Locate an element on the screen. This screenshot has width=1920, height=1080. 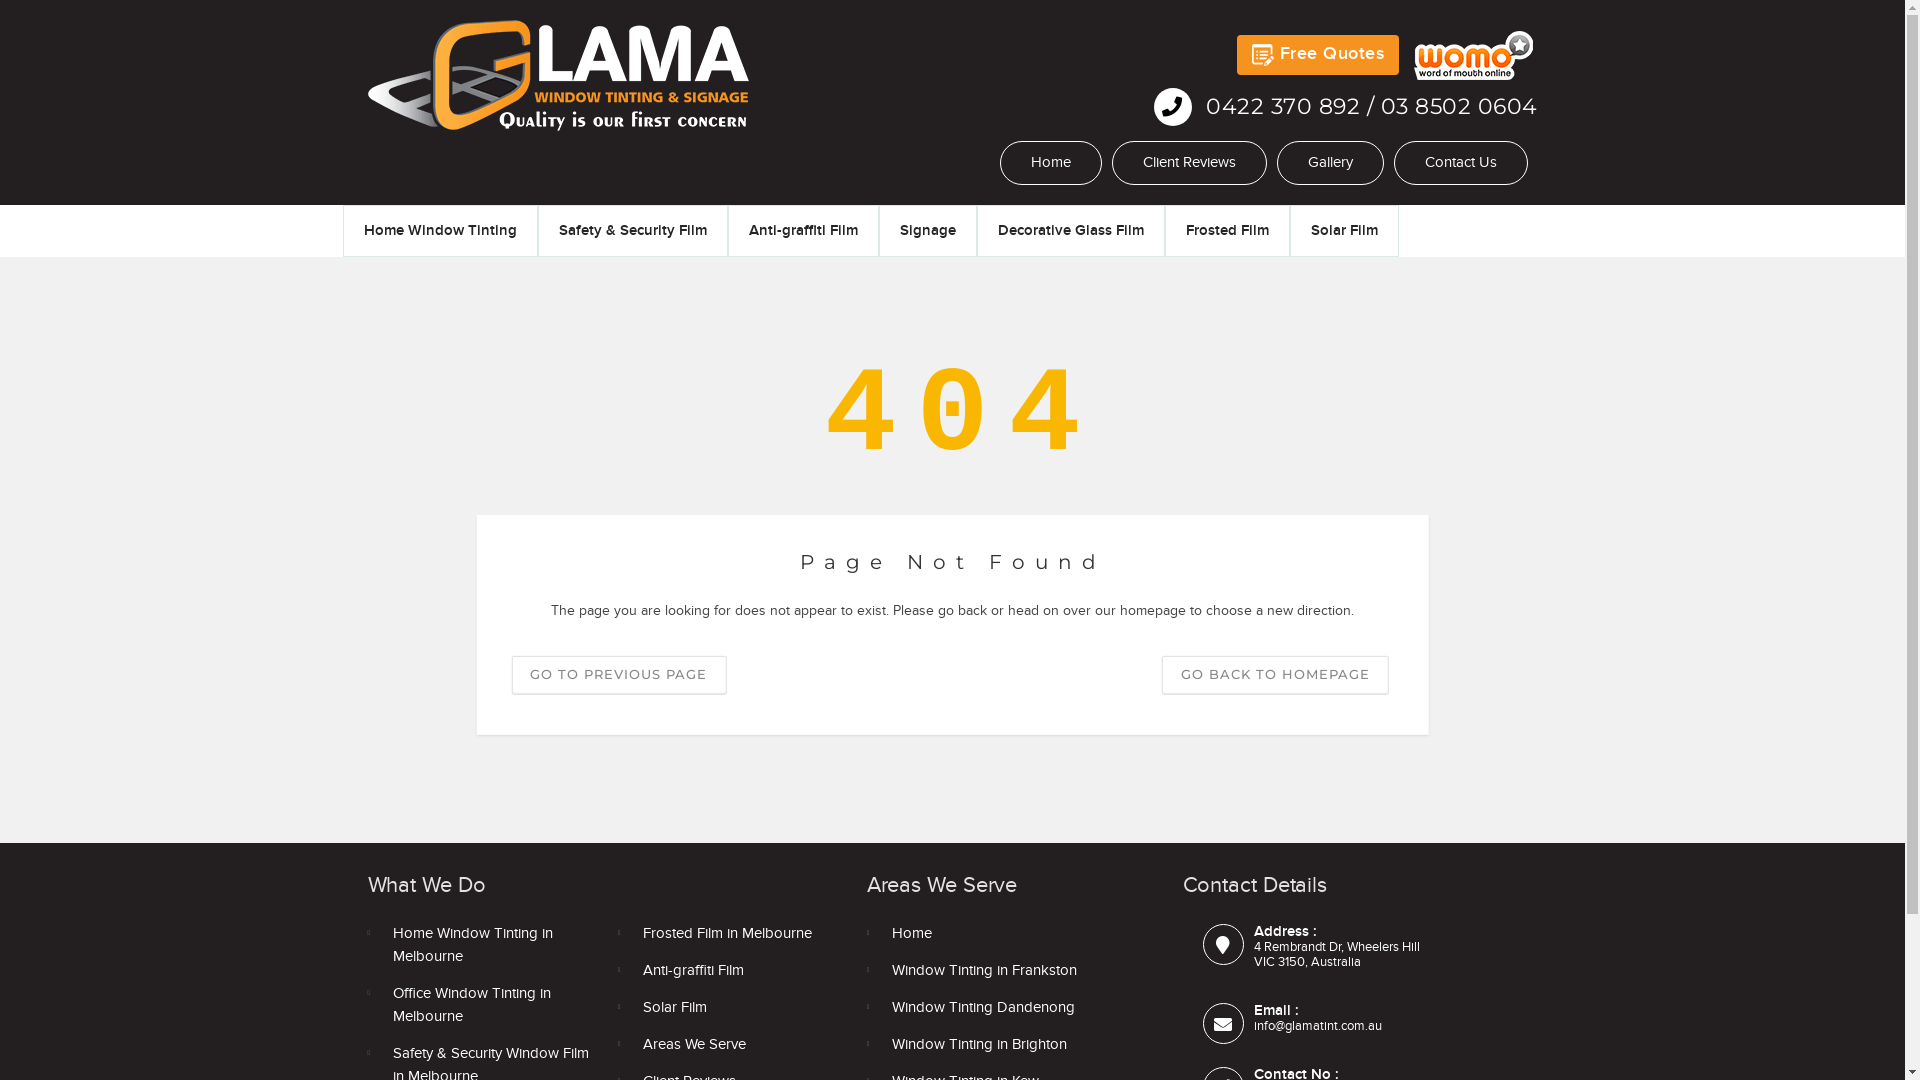
'Gallery' is located at coordinates (1329, 161).